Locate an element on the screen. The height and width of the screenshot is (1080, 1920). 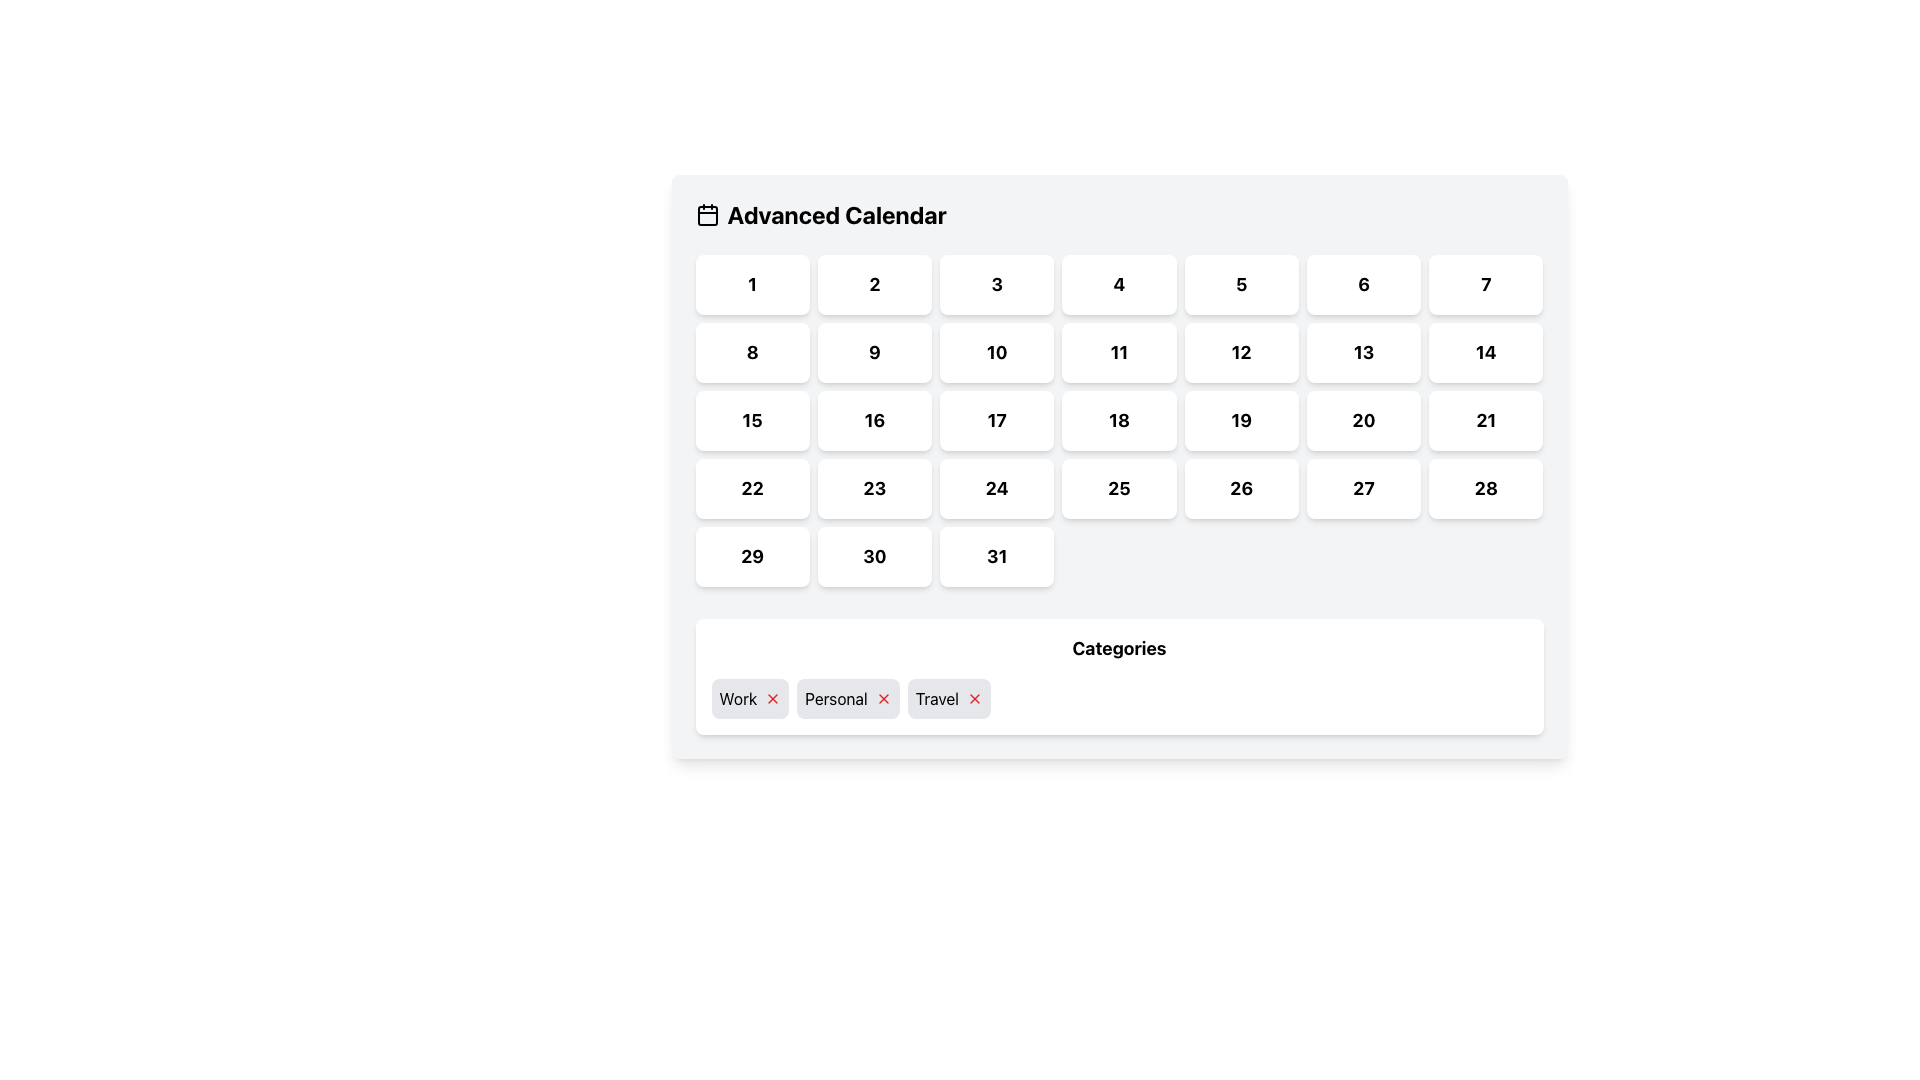
the button representing the number '5' in the calendar view is located at coordinates (1240, 285).